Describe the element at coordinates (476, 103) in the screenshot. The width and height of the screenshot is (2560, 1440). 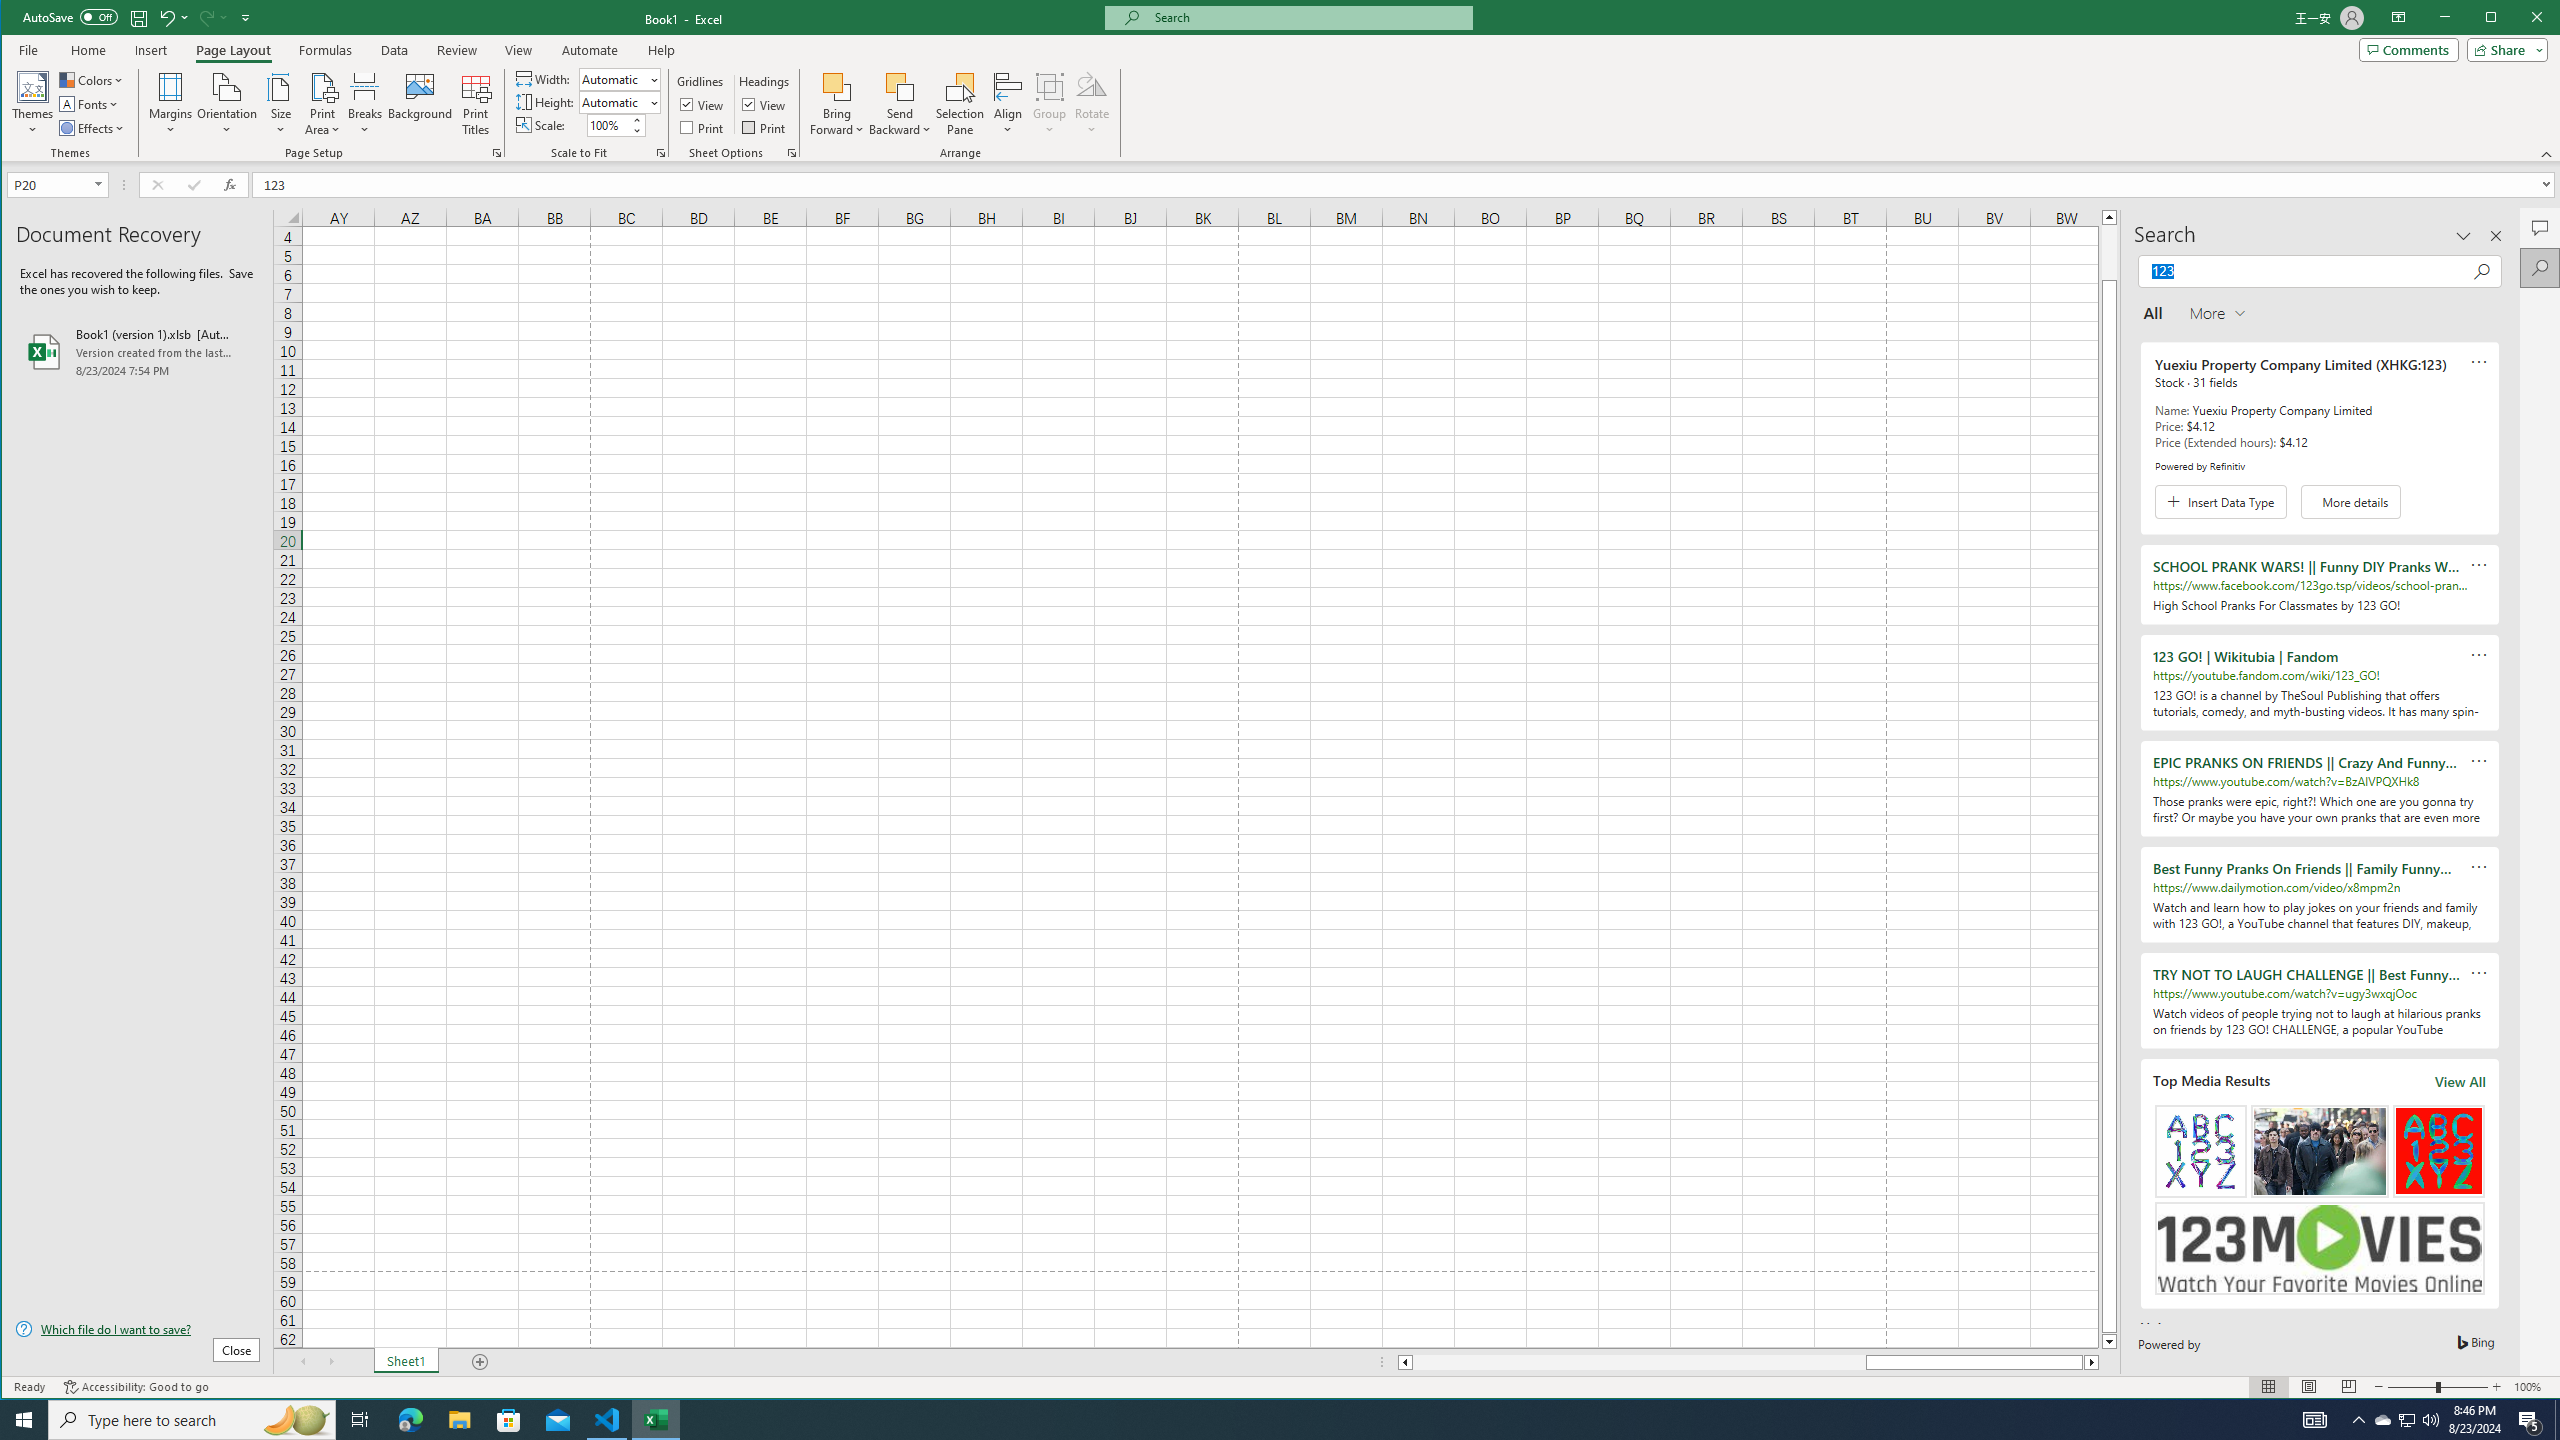
I see `'Print Titles'` at that location.